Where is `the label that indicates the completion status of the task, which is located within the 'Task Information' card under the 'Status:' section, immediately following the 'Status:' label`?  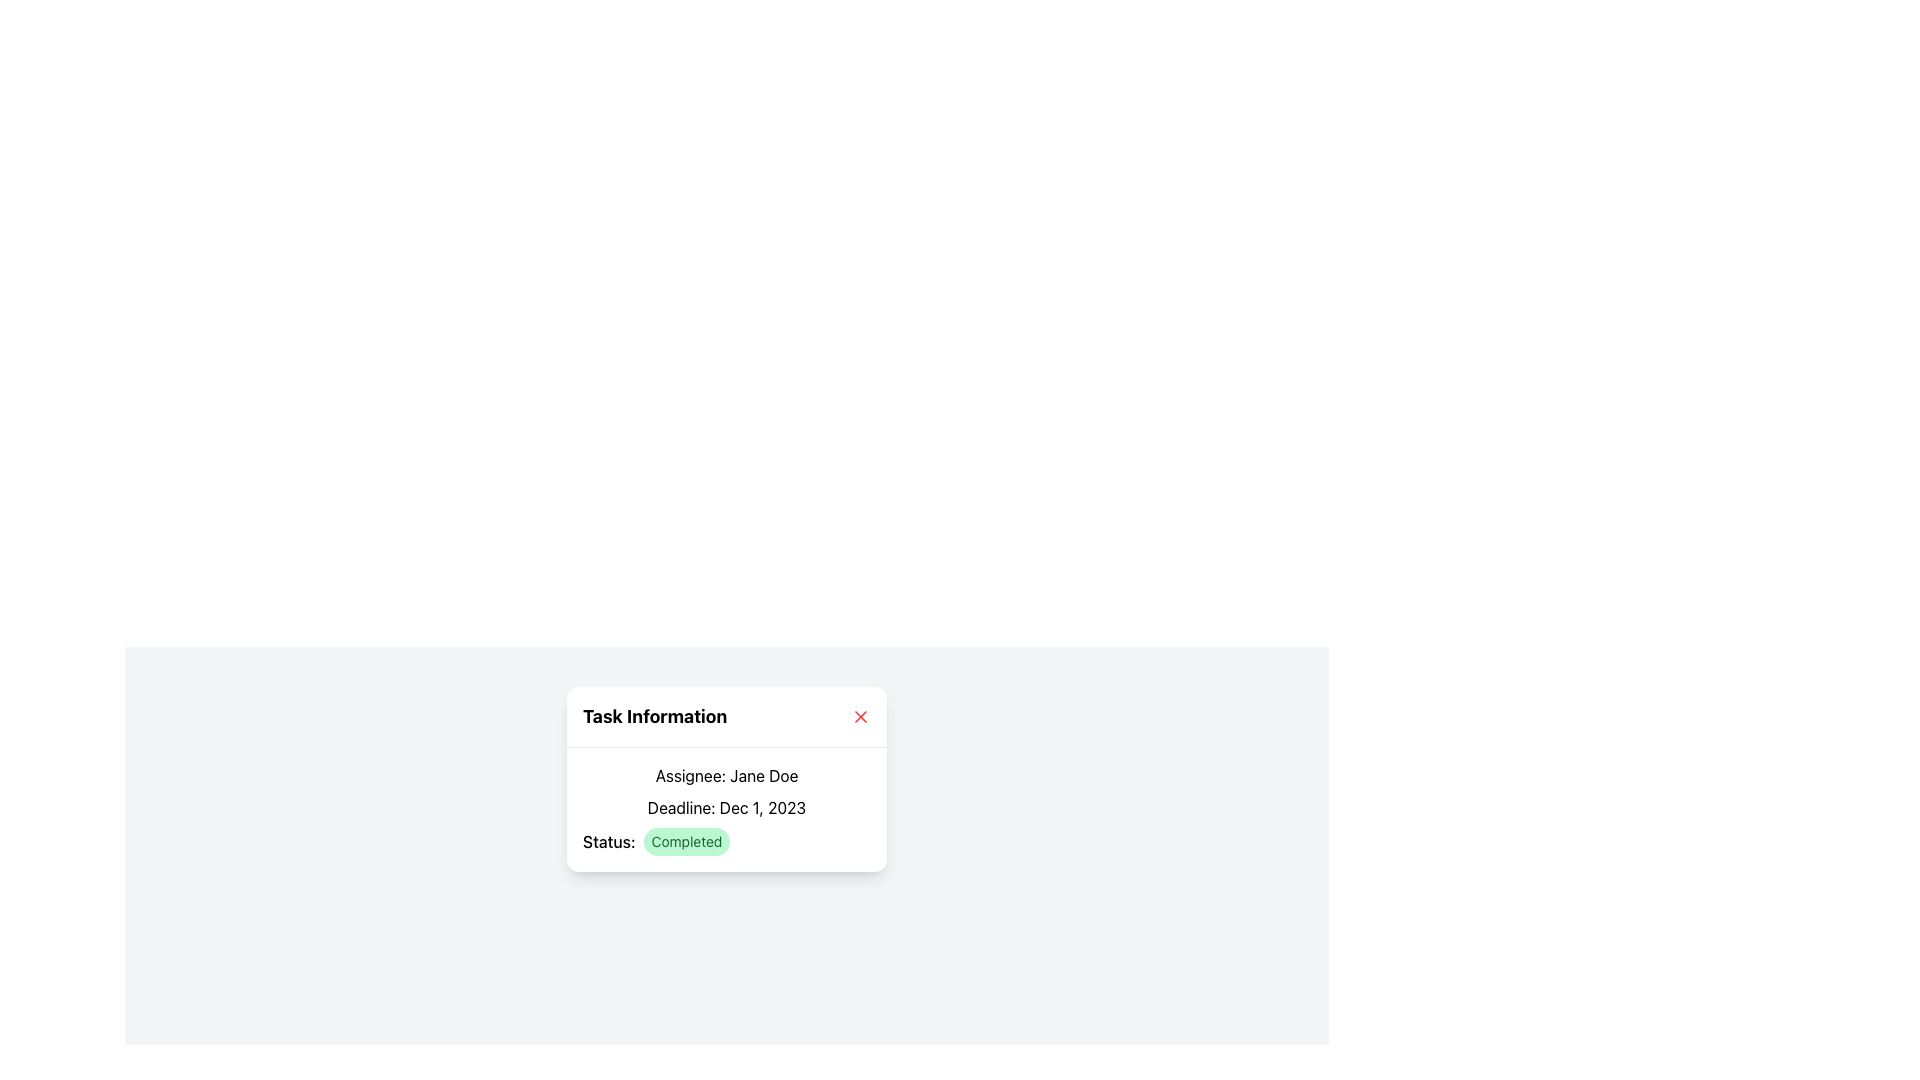
the label that indicates the completion status of the task, which is located within the 'Task Information' card under the 'Status:' section, immediately following the 'Status:' label is located at coordinates (686, 841).